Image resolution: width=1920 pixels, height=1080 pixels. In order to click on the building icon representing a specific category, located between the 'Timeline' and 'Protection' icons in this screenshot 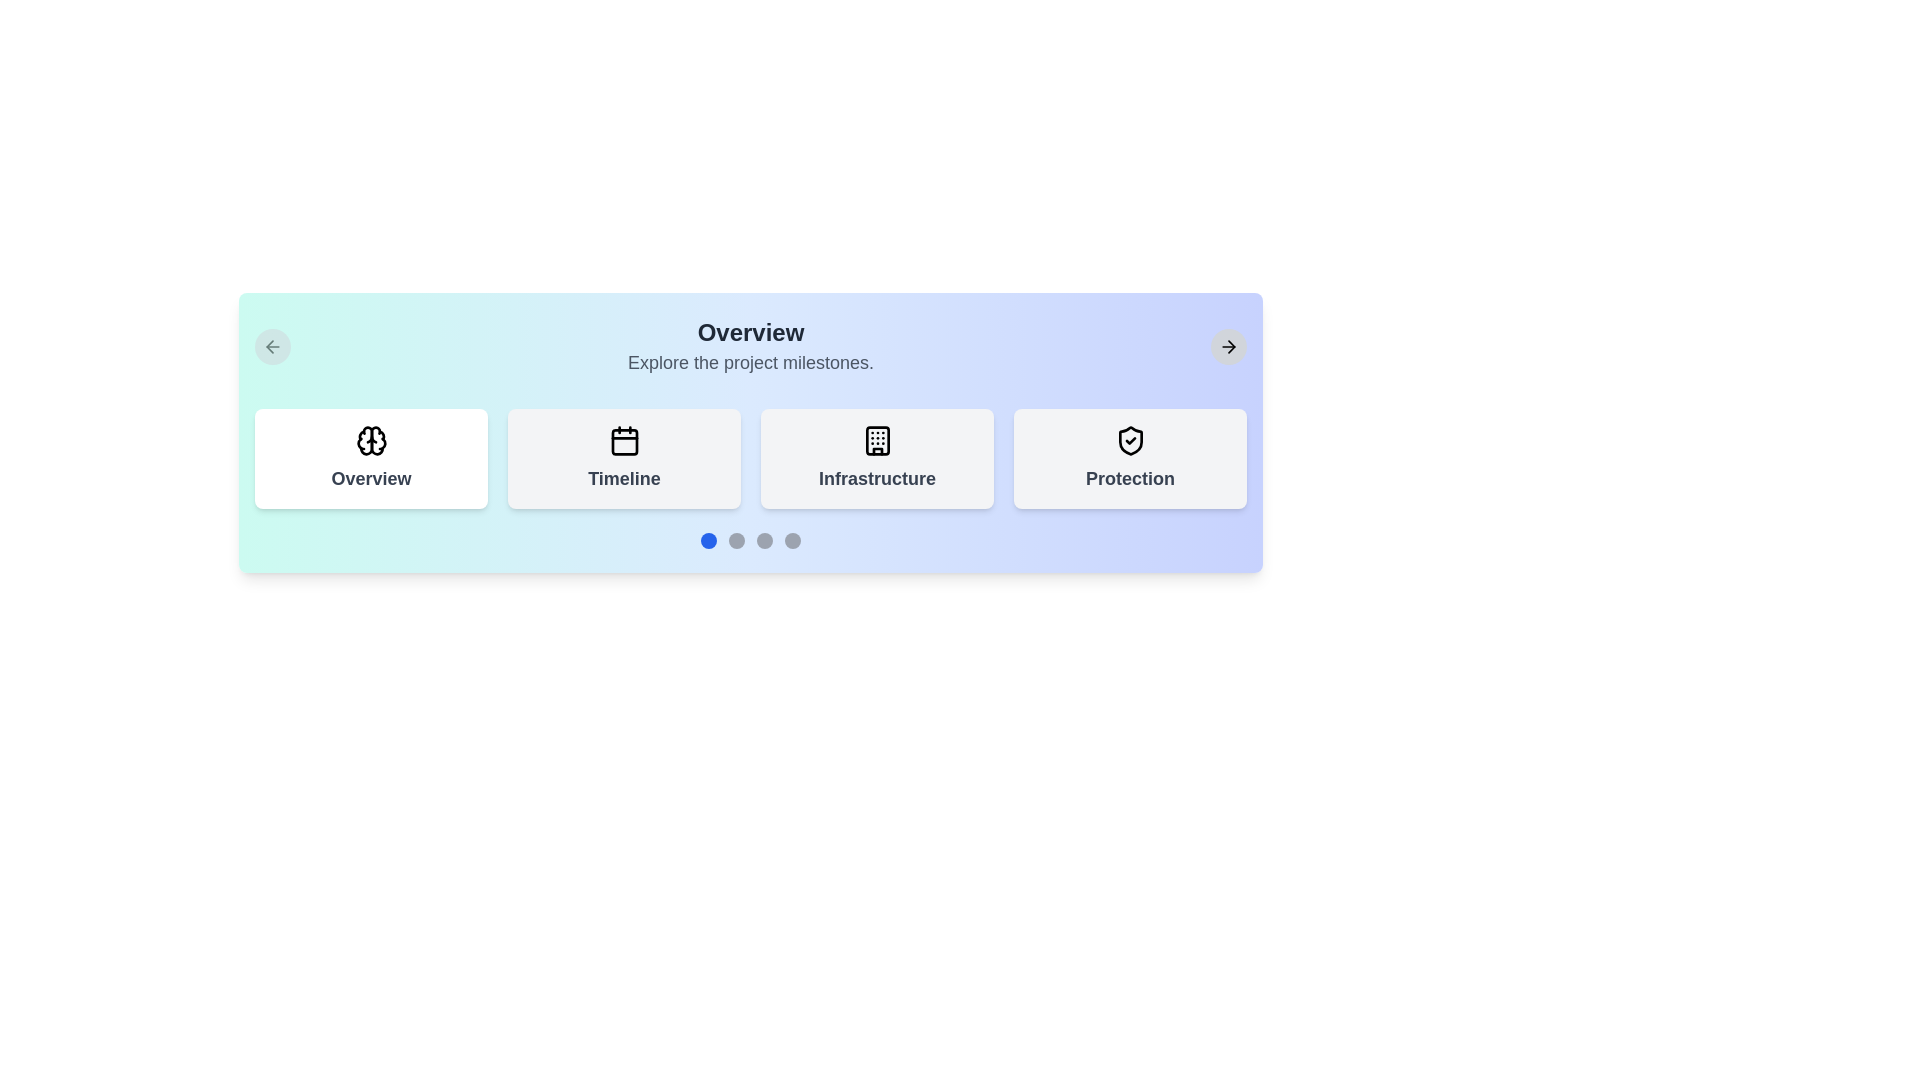, I will do `click(877, 439)`.